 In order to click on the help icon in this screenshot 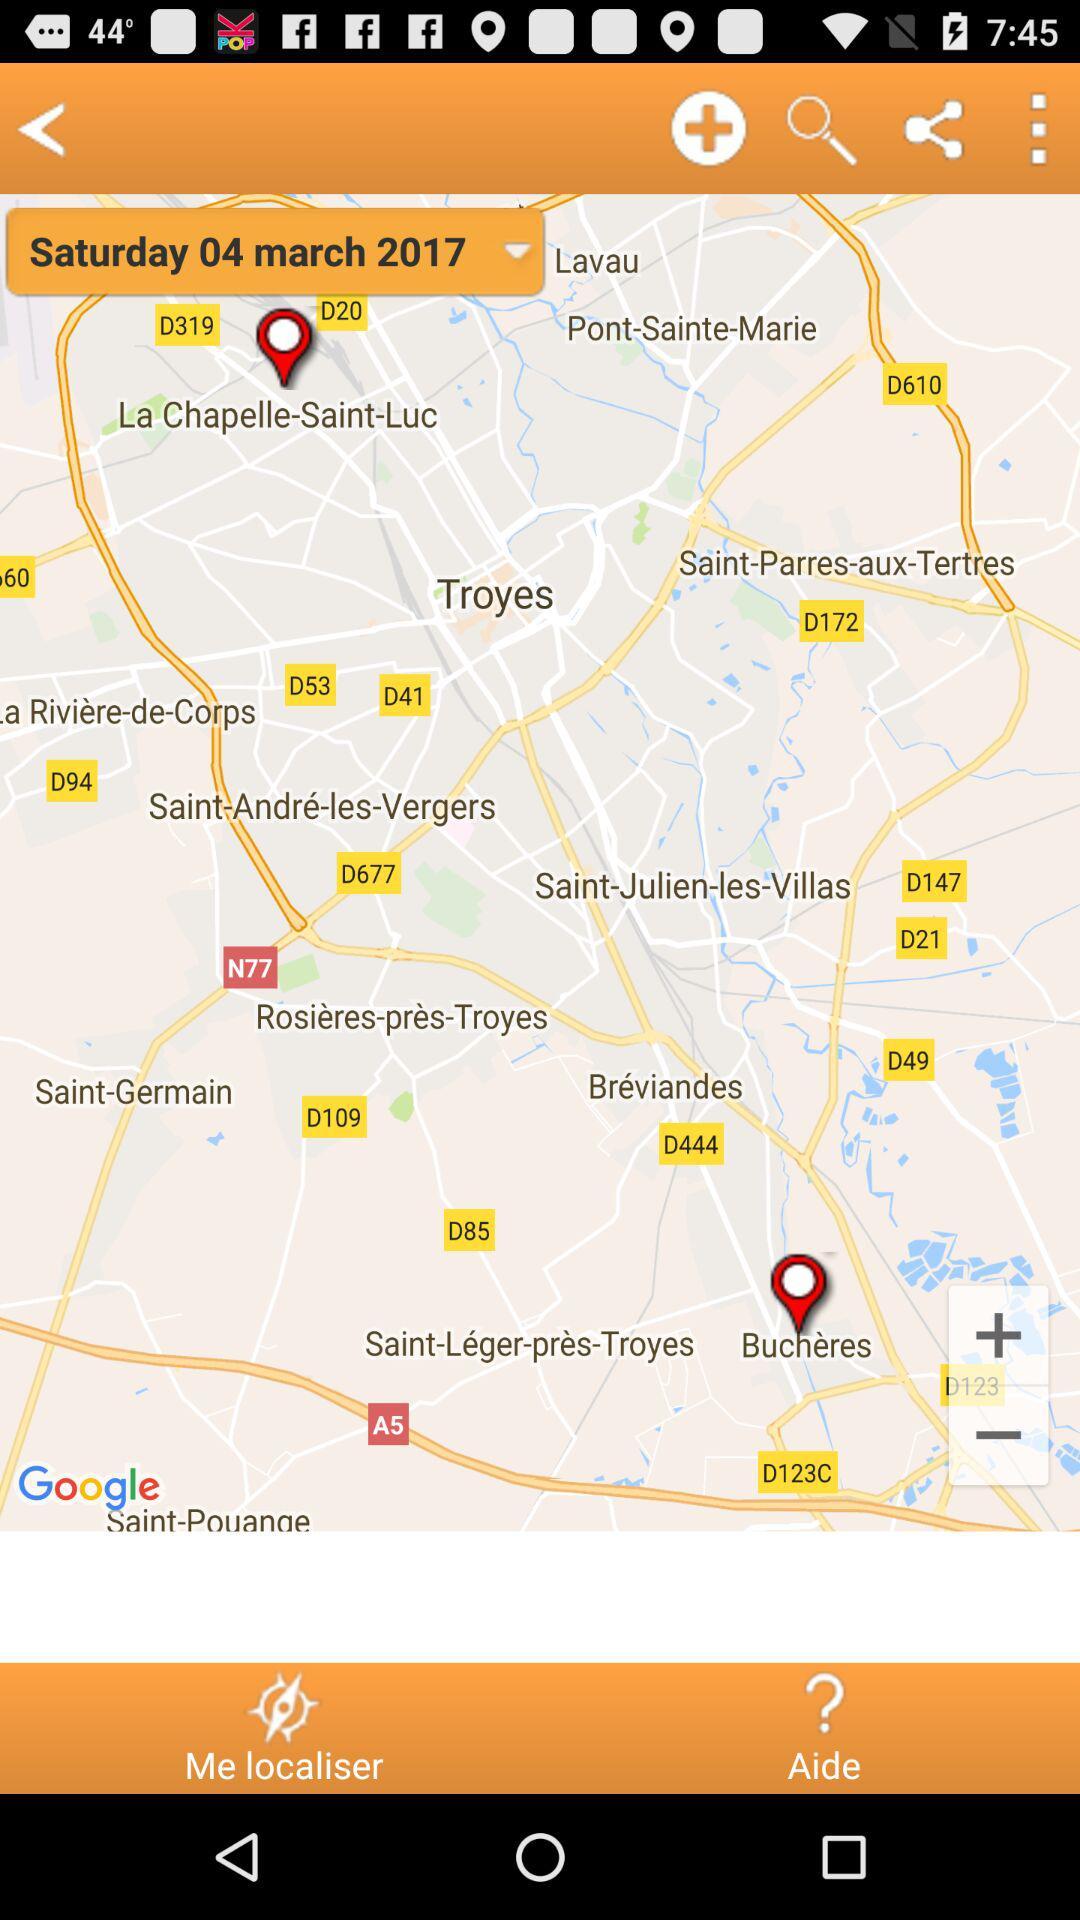, I will do `click(823, 1826)`.